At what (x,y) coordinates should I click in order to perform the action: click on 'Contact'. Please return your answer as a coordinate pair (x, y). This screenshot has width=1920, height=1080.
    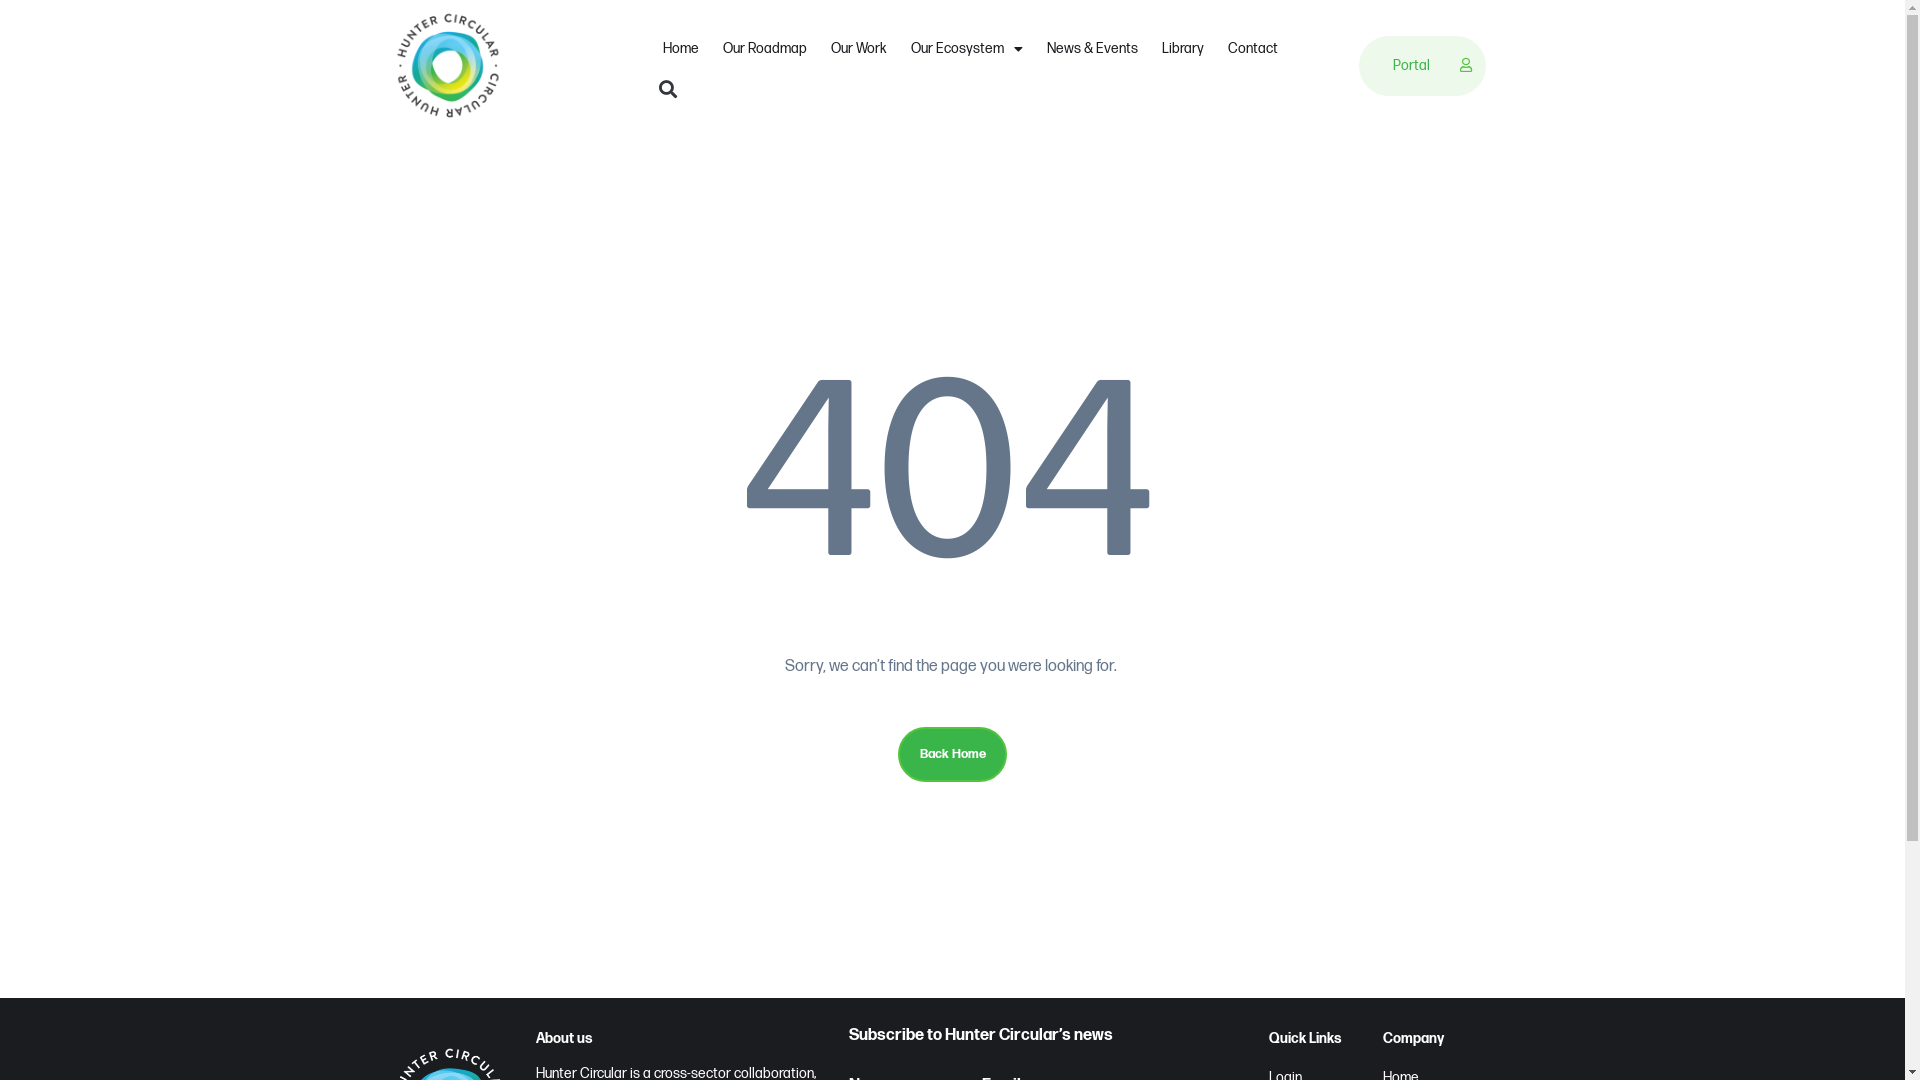
    Looking at the image, I should click on (1251, 48).